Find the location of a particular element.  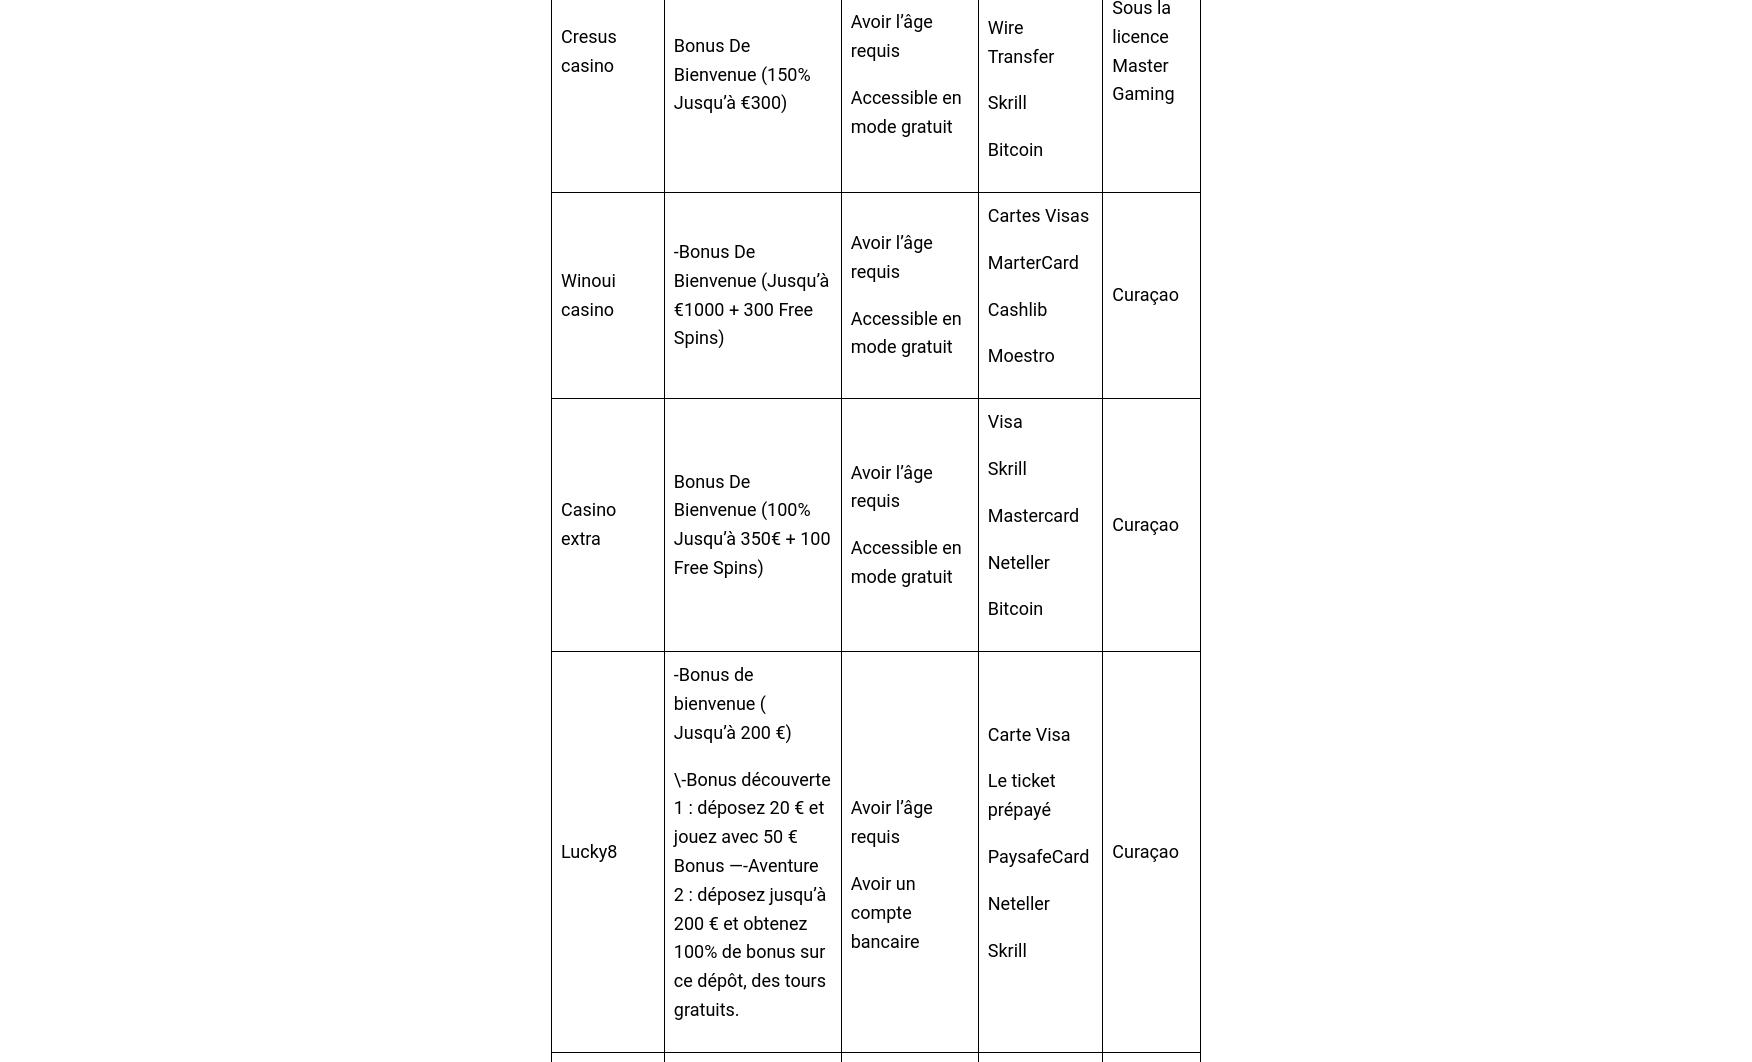

'Le ticket prépayé' is located at coordinates (1020, 795).